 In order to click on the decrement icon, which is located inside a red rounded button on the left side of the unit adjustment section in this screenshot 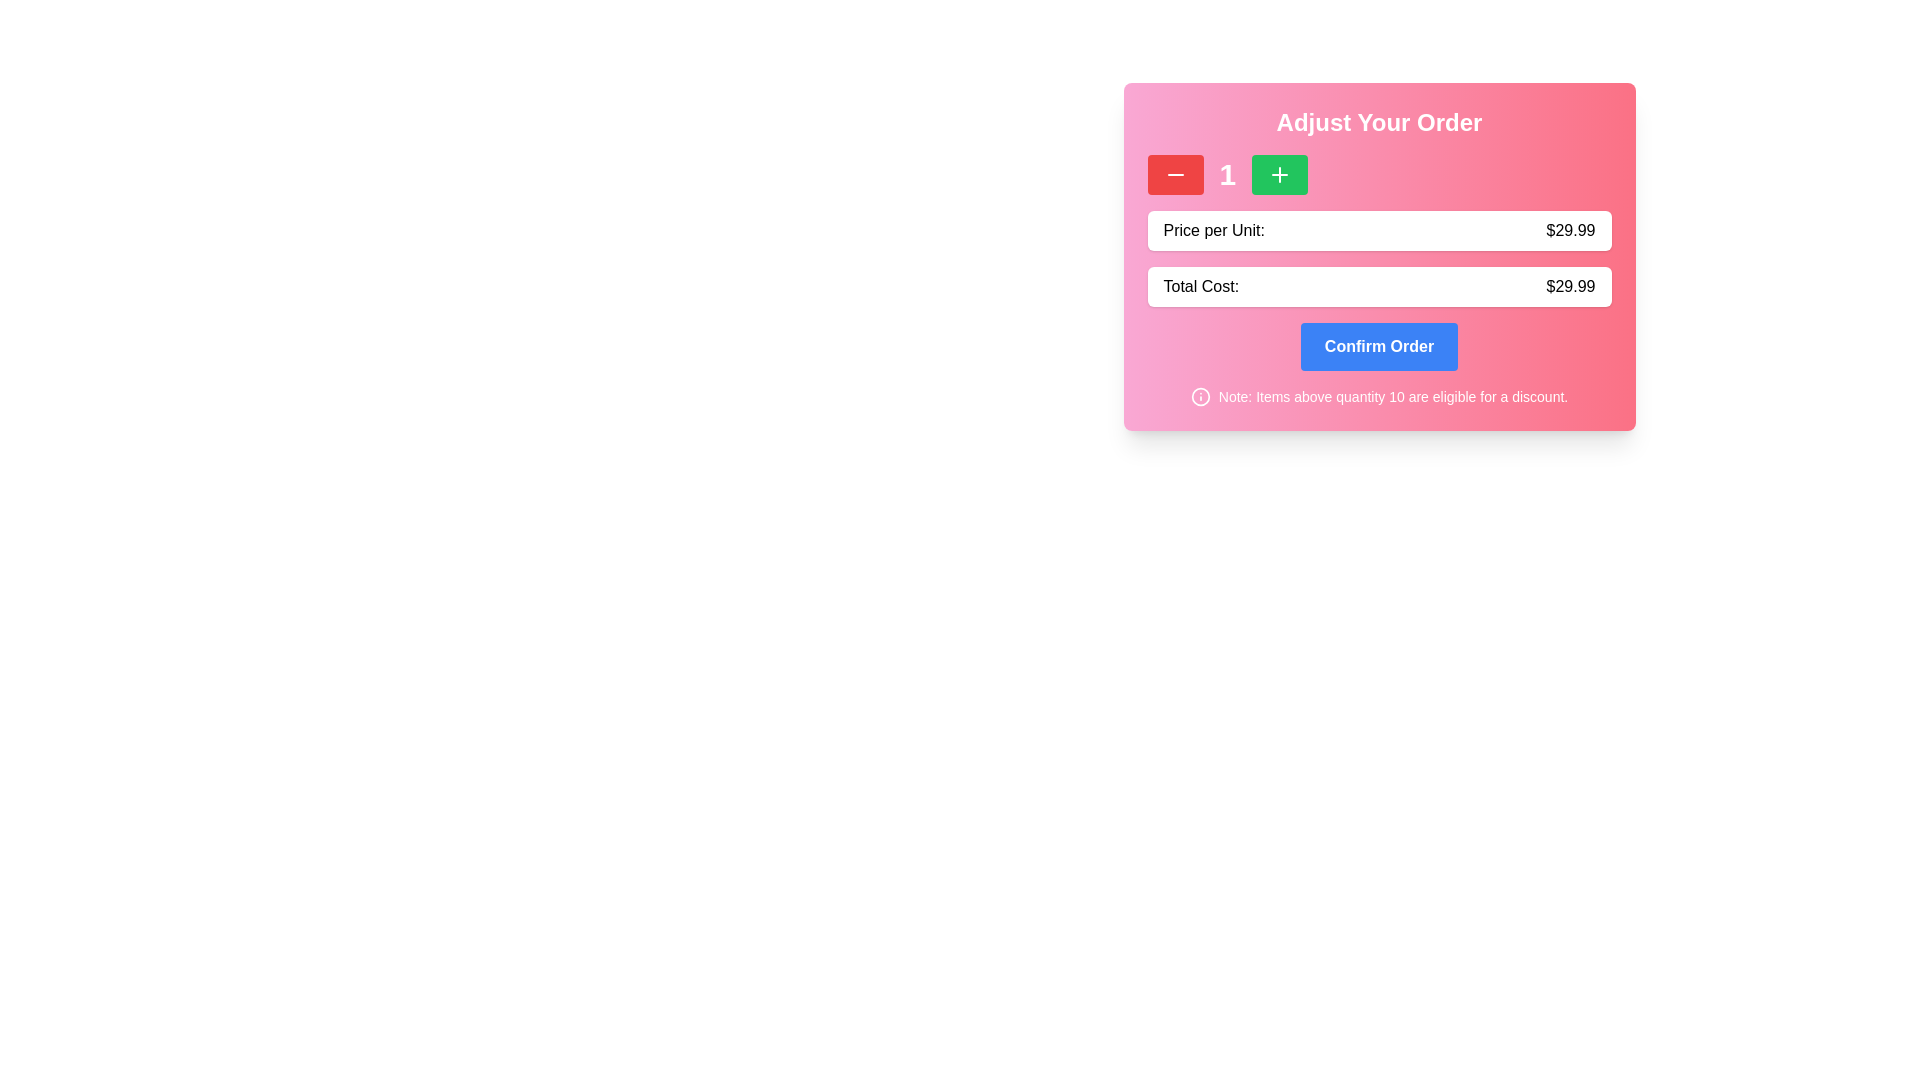, I will do `click(1175, 173)`.